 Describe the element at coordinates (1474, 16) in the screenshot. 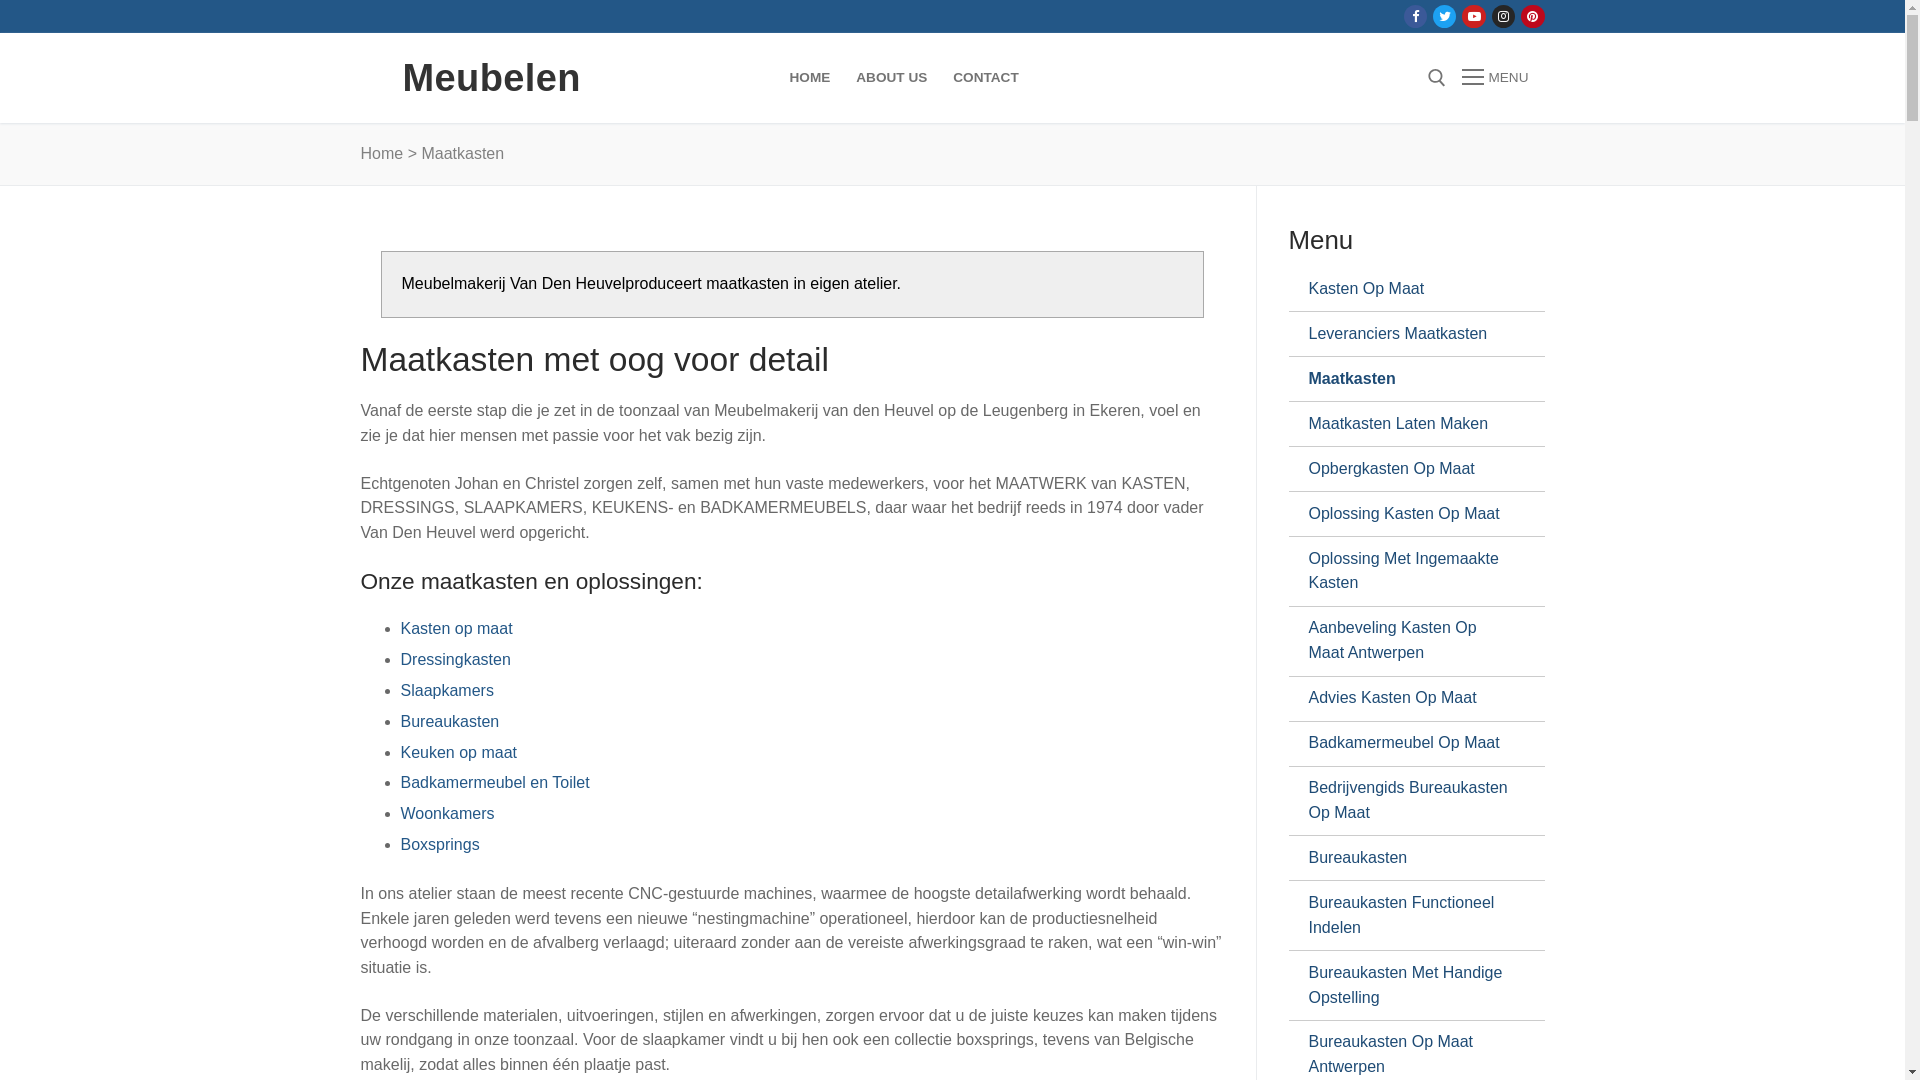

I see `'Youtube'` at that location.